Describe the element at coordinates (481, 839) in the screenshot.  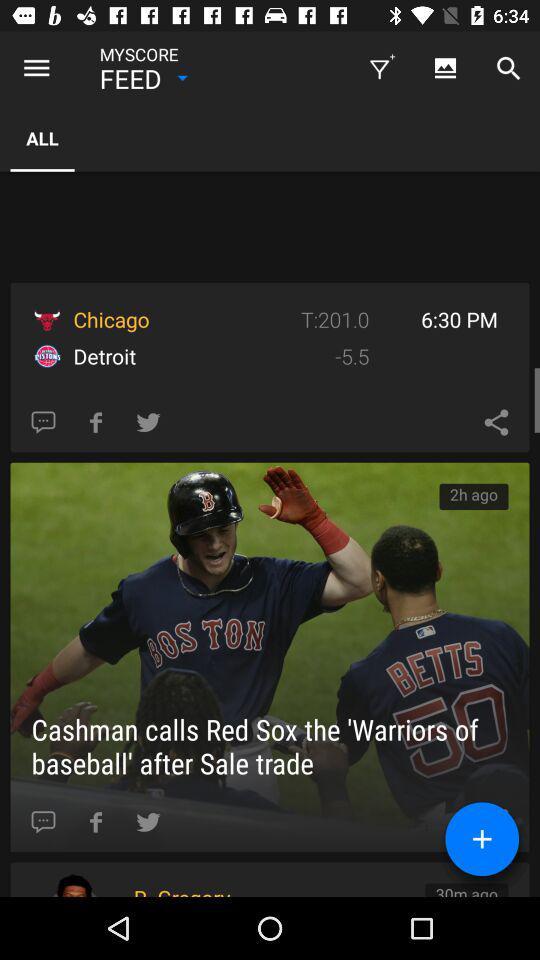
I see `the add icon` at that location.